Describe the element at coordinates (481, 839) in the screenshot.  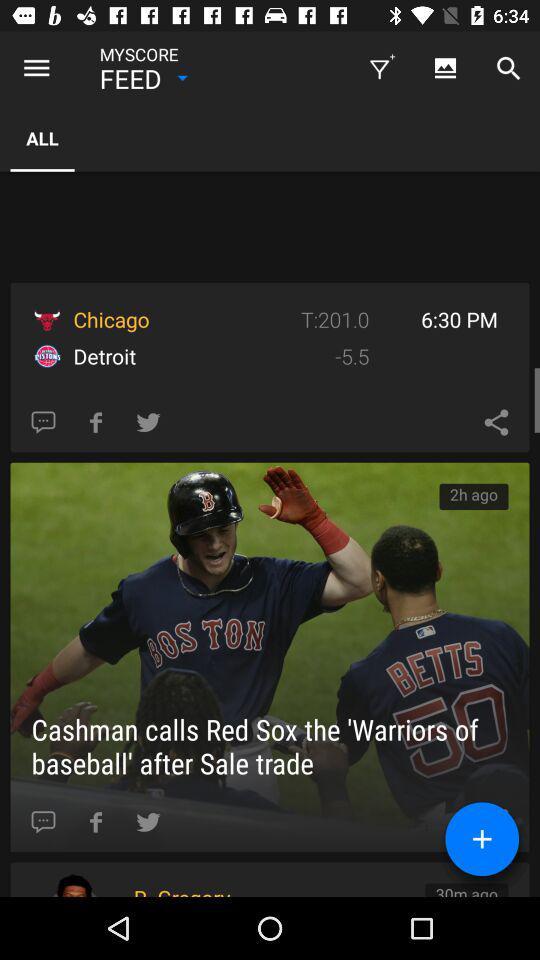
I see `the add icon` at that location.